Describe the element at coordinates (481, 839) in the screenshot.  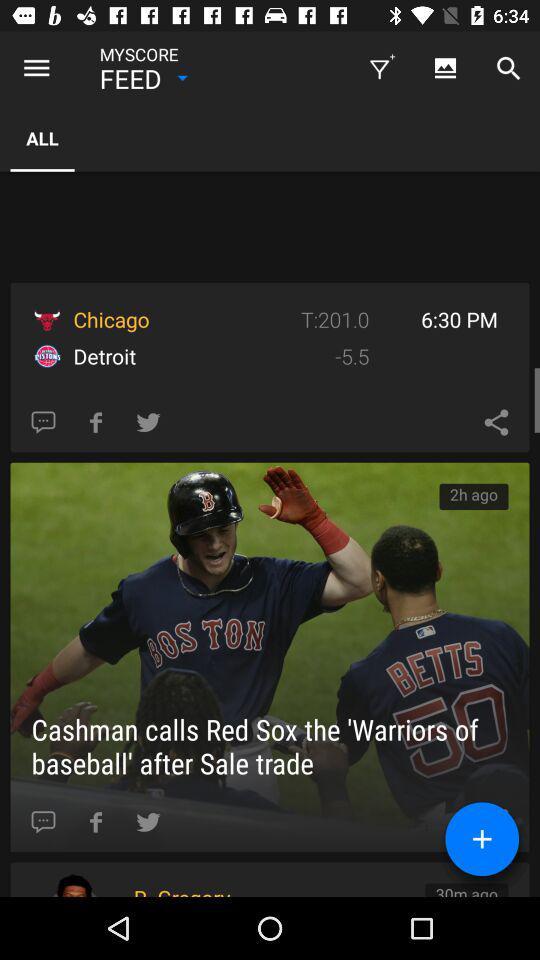
I see `the add icon` at that location.